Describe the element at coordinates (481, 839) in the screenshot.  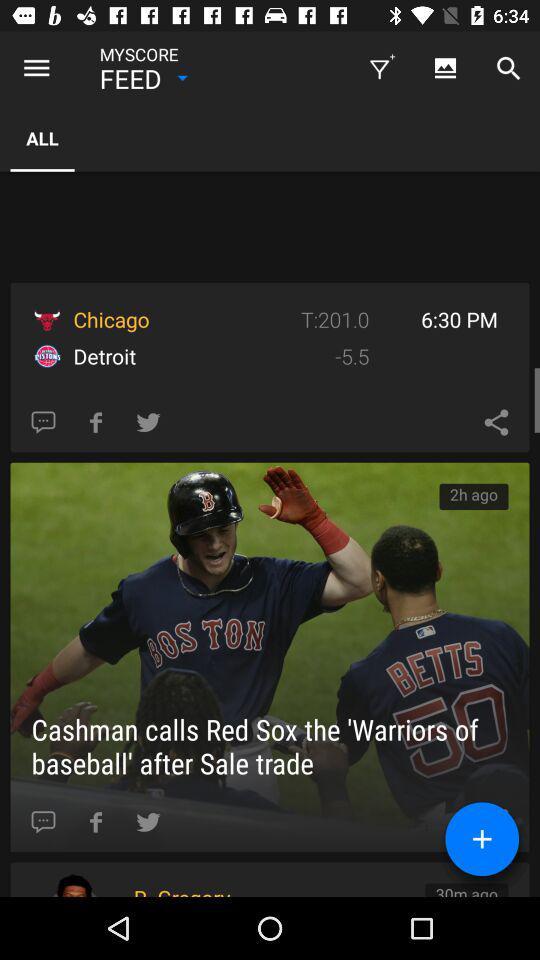
I see `the add icon` at that location.